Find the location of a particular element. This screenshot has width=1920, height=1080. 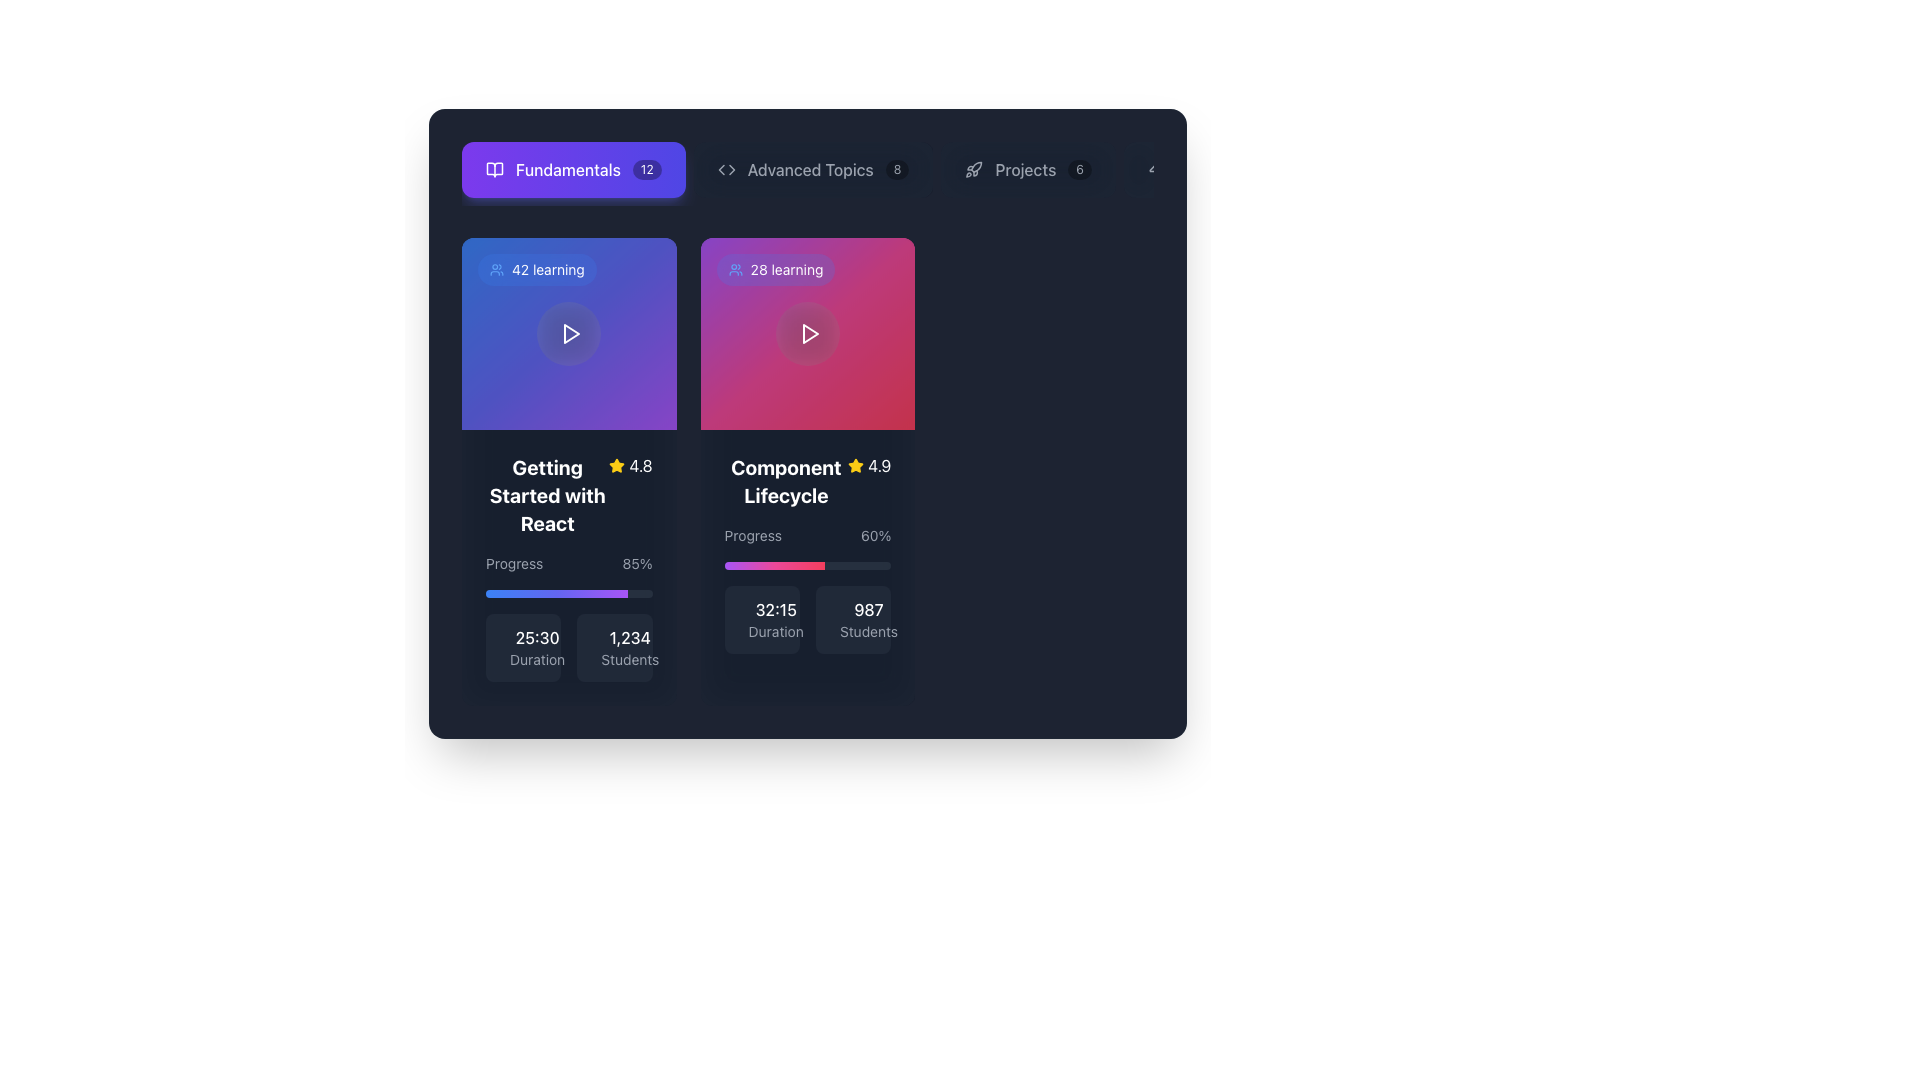

the informative text element indicating the number of learners associated with the course 'Component Lifecycle' to potentially reveal additional information is located at coordinates (786, 270).